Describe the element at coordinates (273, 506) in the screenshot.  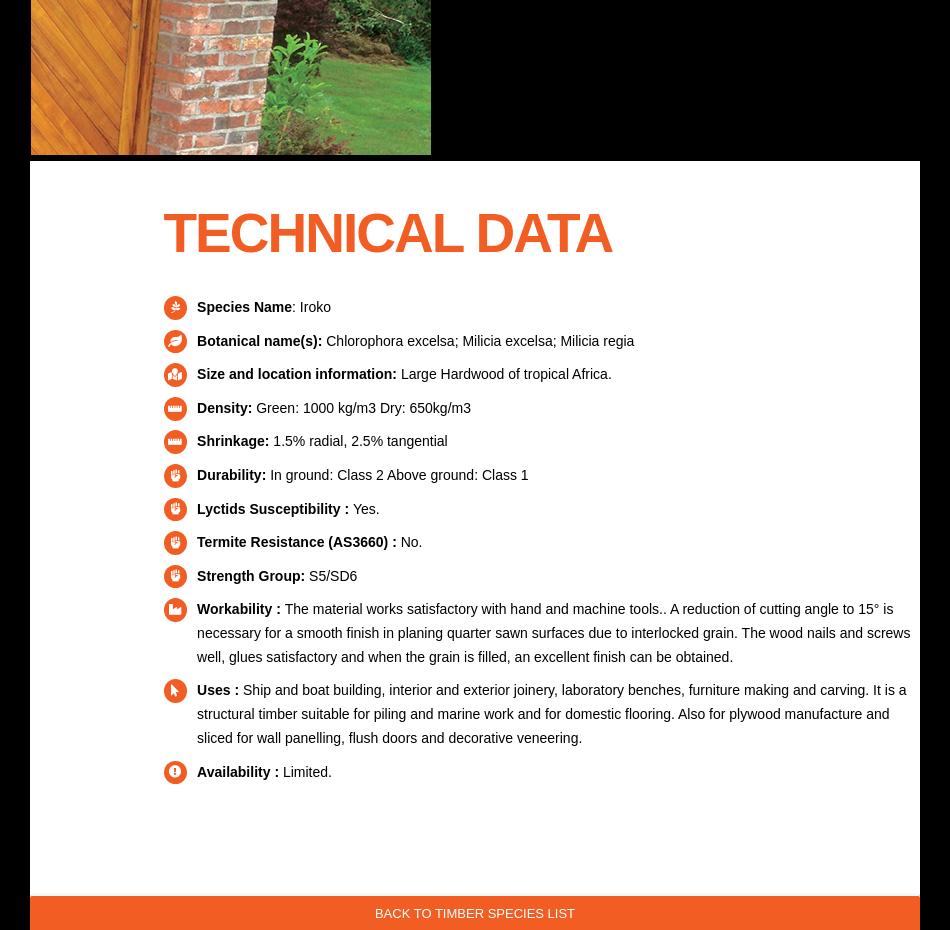
I see `'Lyctids Susceptibility :'` at that location.